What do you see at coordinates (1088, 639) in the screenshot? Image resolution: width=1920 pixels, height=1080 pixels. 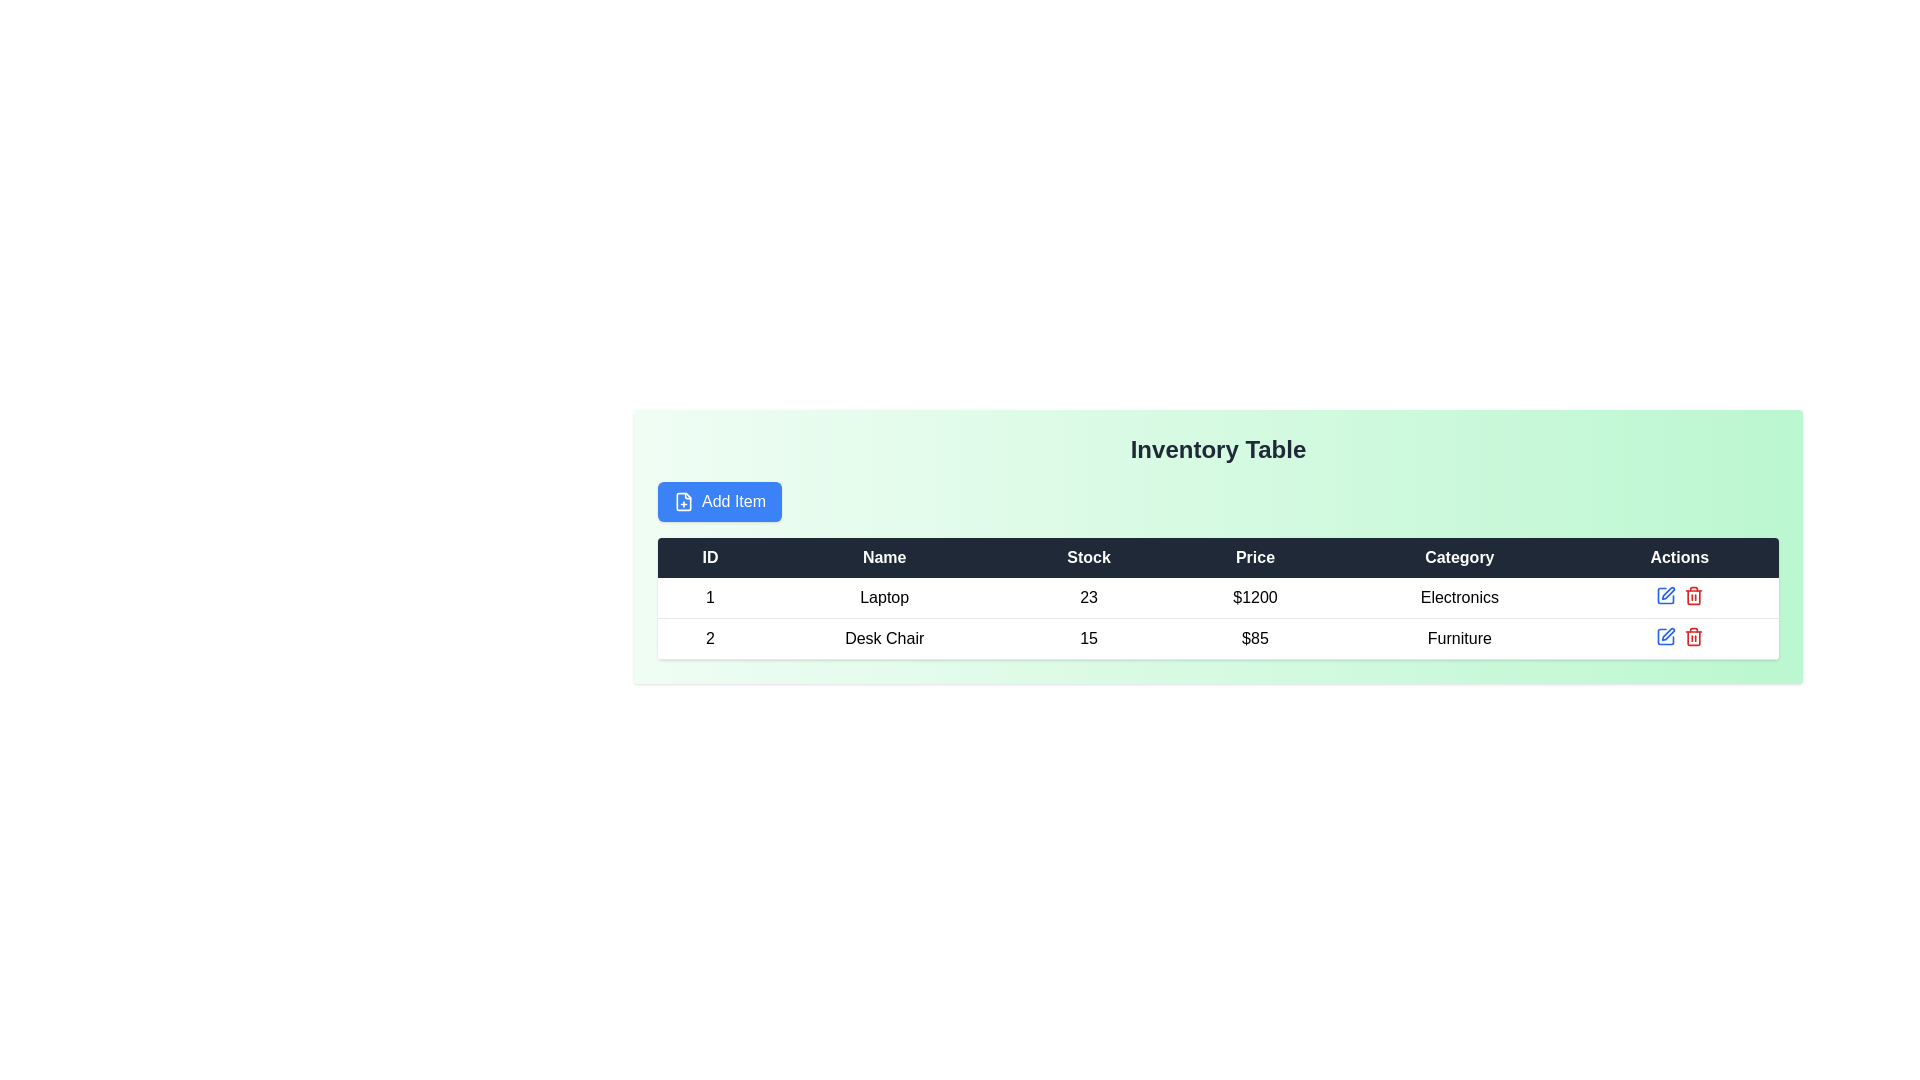 I see `number '15' displayed in the Data cell located in the second row under the 'Stock' column of the table` at bounding box center [1088, 639].